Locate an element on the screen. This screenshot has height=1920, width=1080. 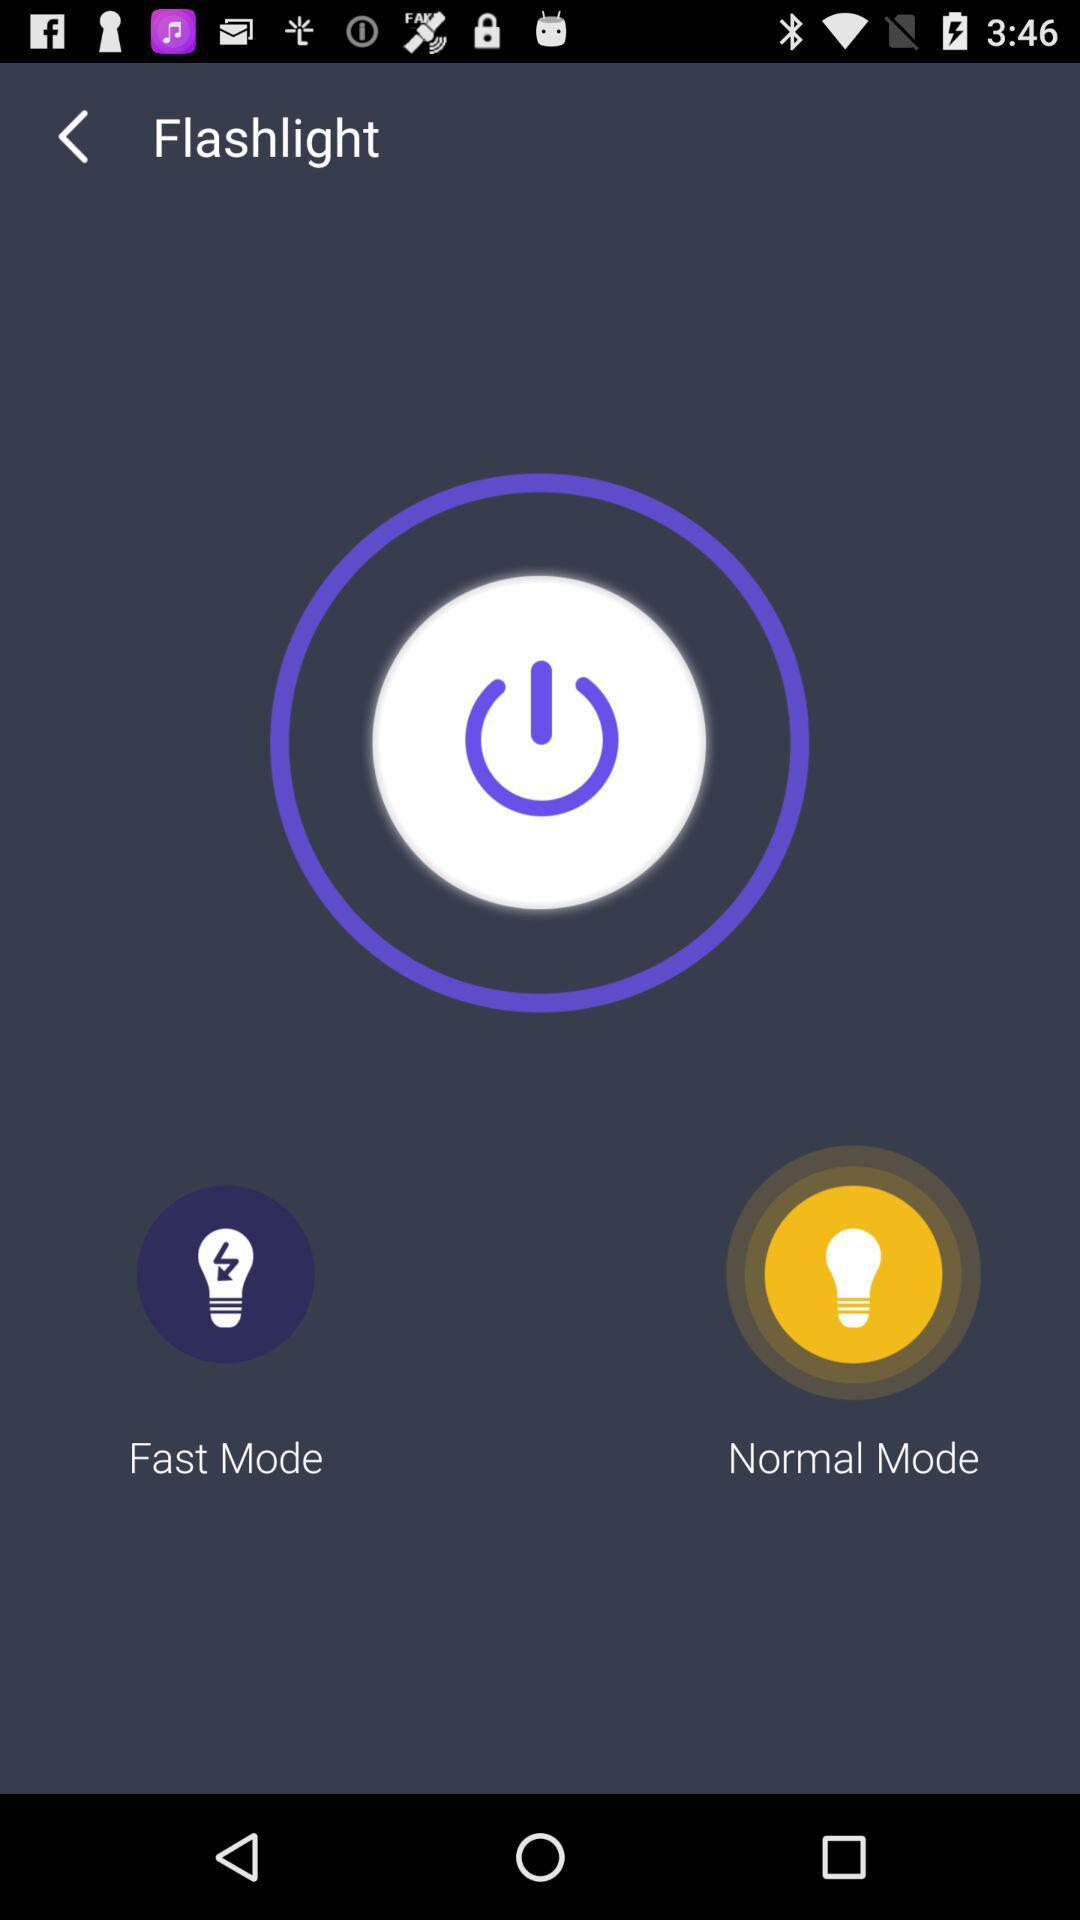
the fast mode is located at coordinates (225, 1314).